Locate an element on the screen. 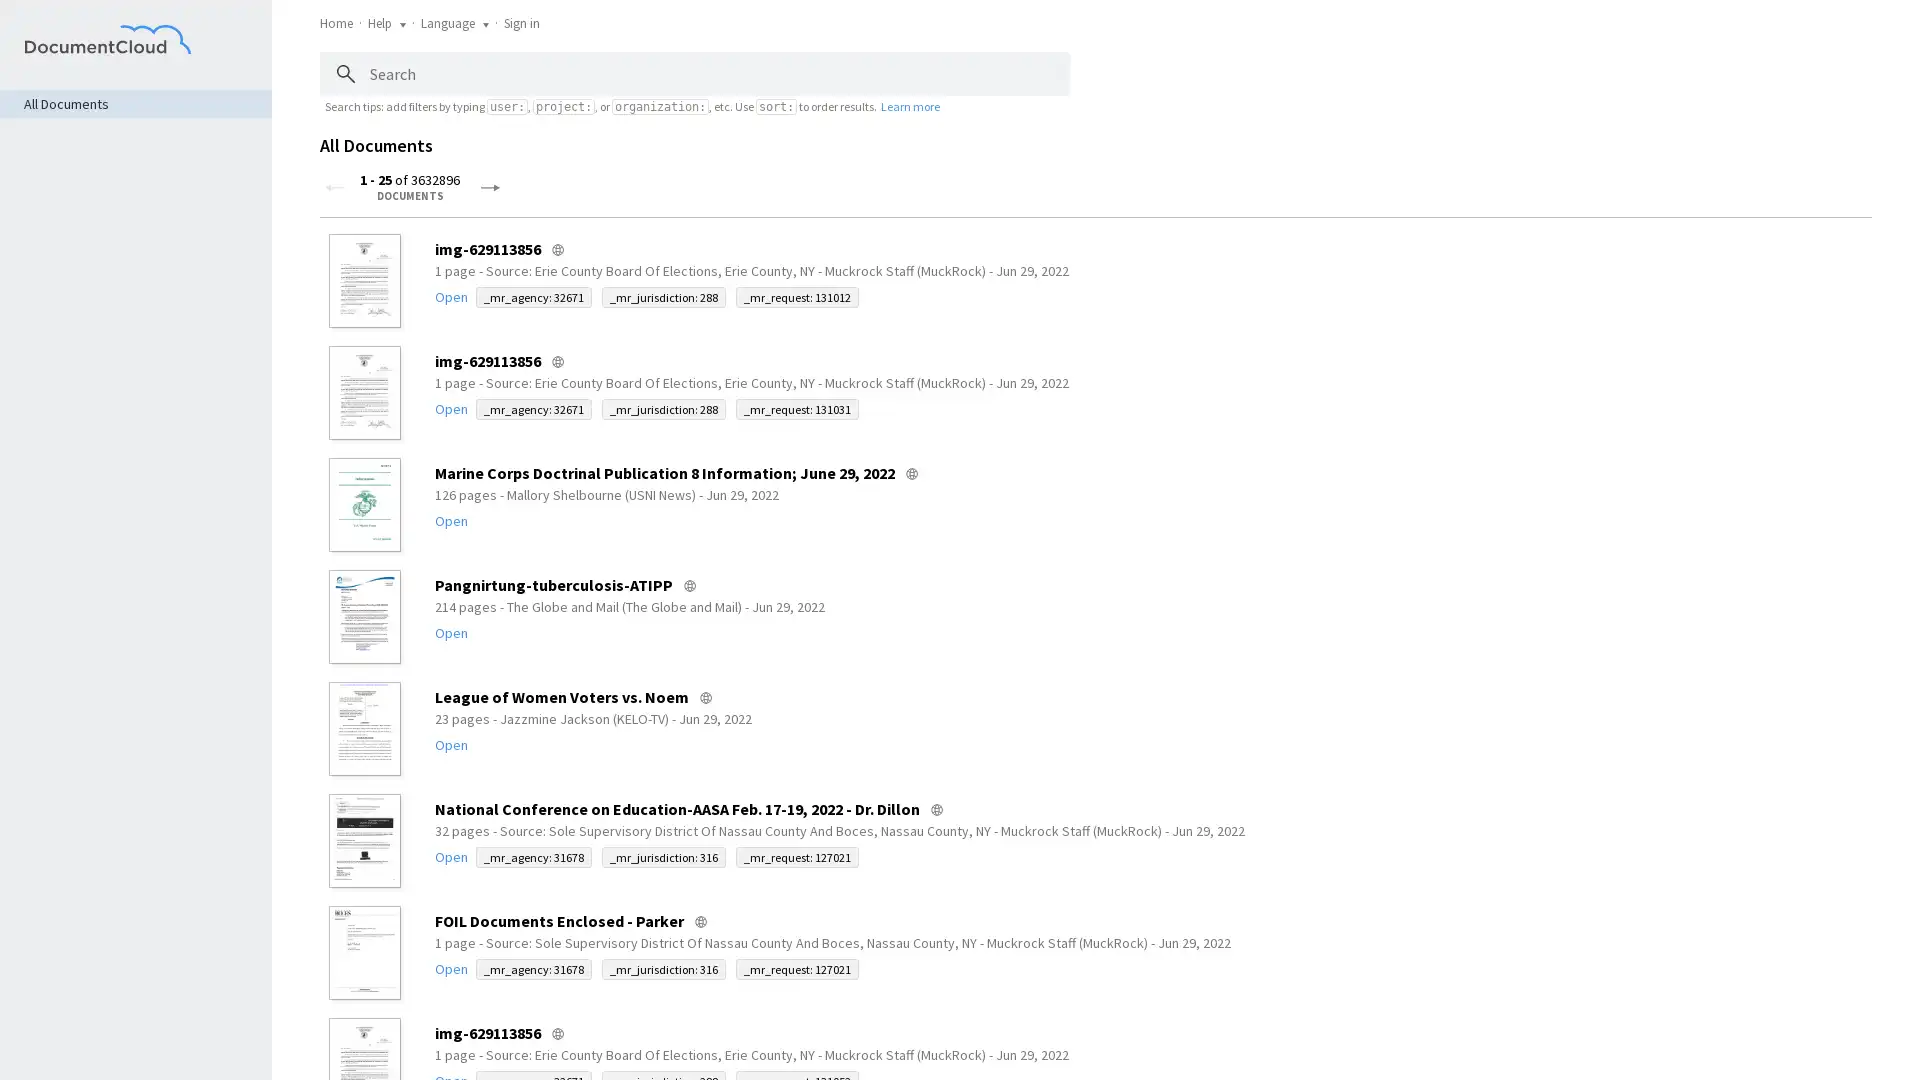 This screenshot has height=1080, width=1920. _mr_jurisdiction: 316 is located at coordinates (663, 855).